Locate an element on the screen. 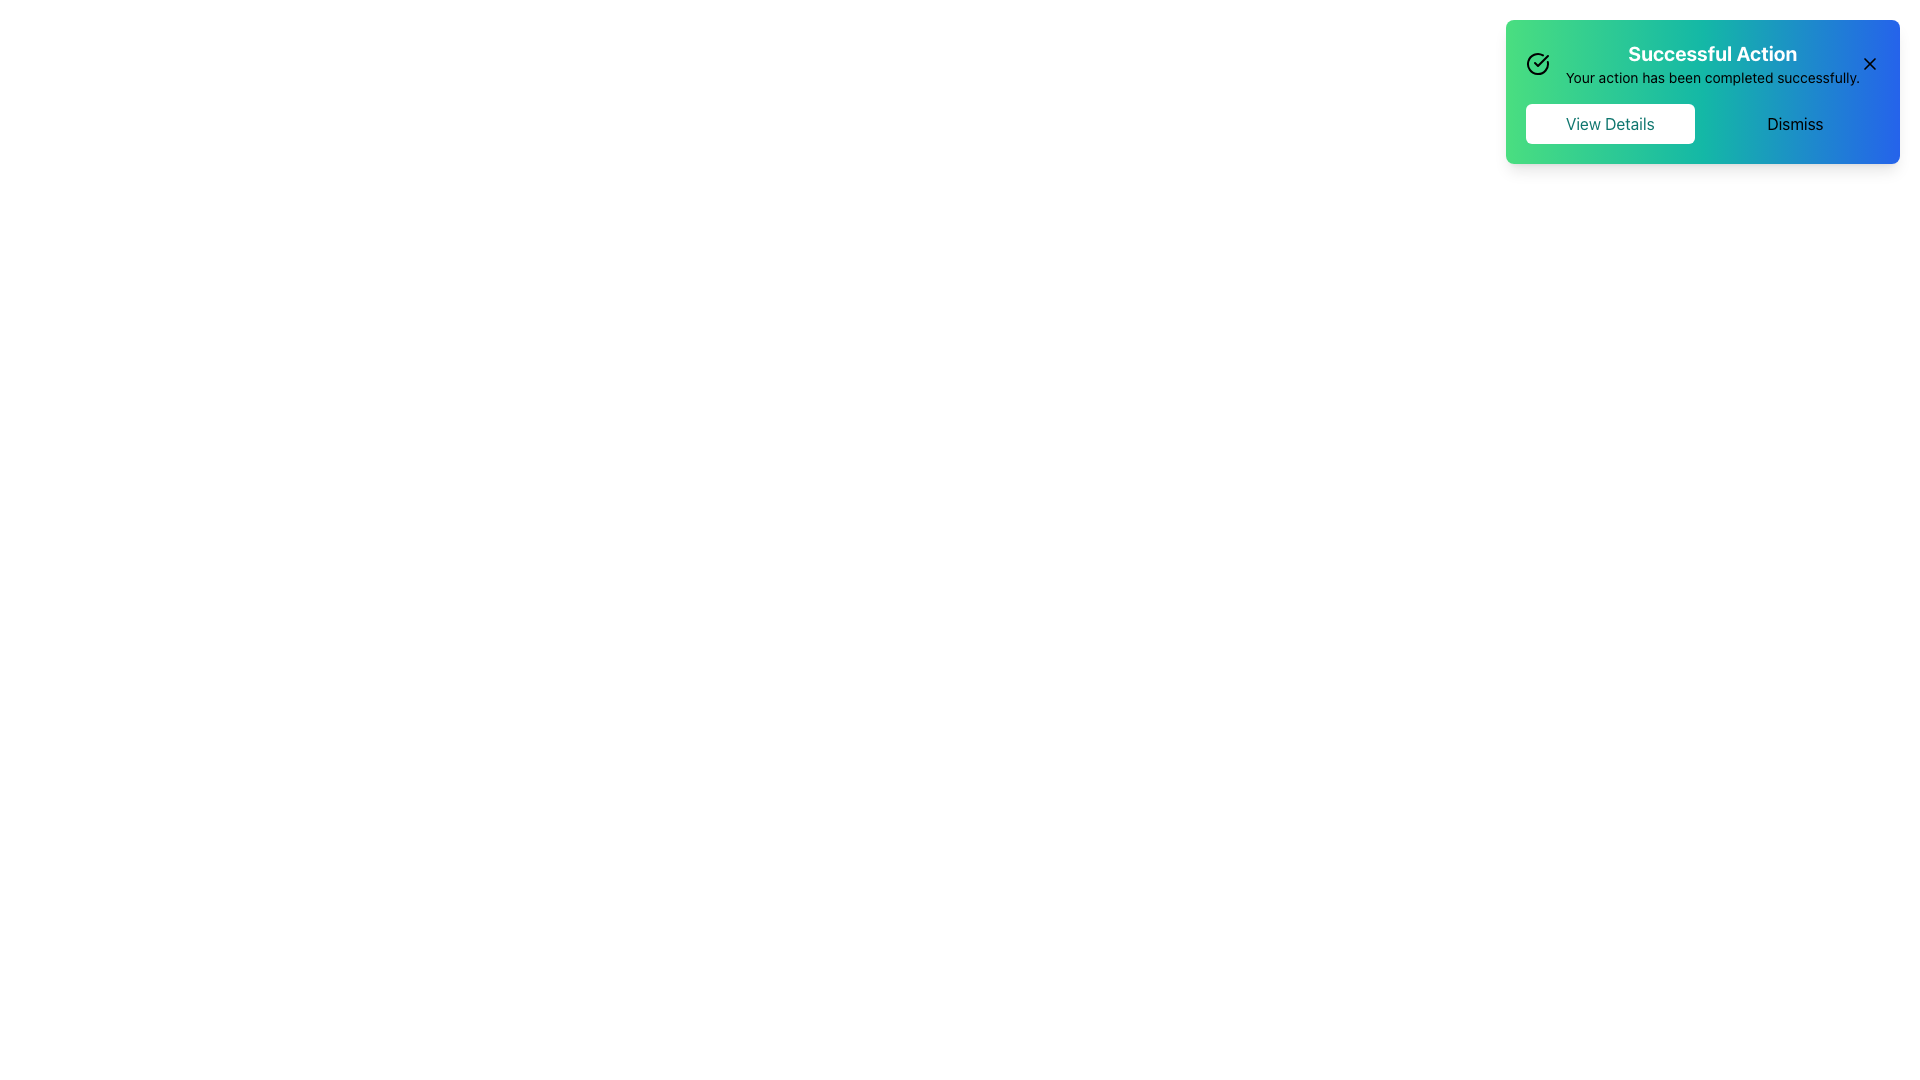  the dismissal button located at the top-right corner of the notification card is located at coordinates (1795, 123).